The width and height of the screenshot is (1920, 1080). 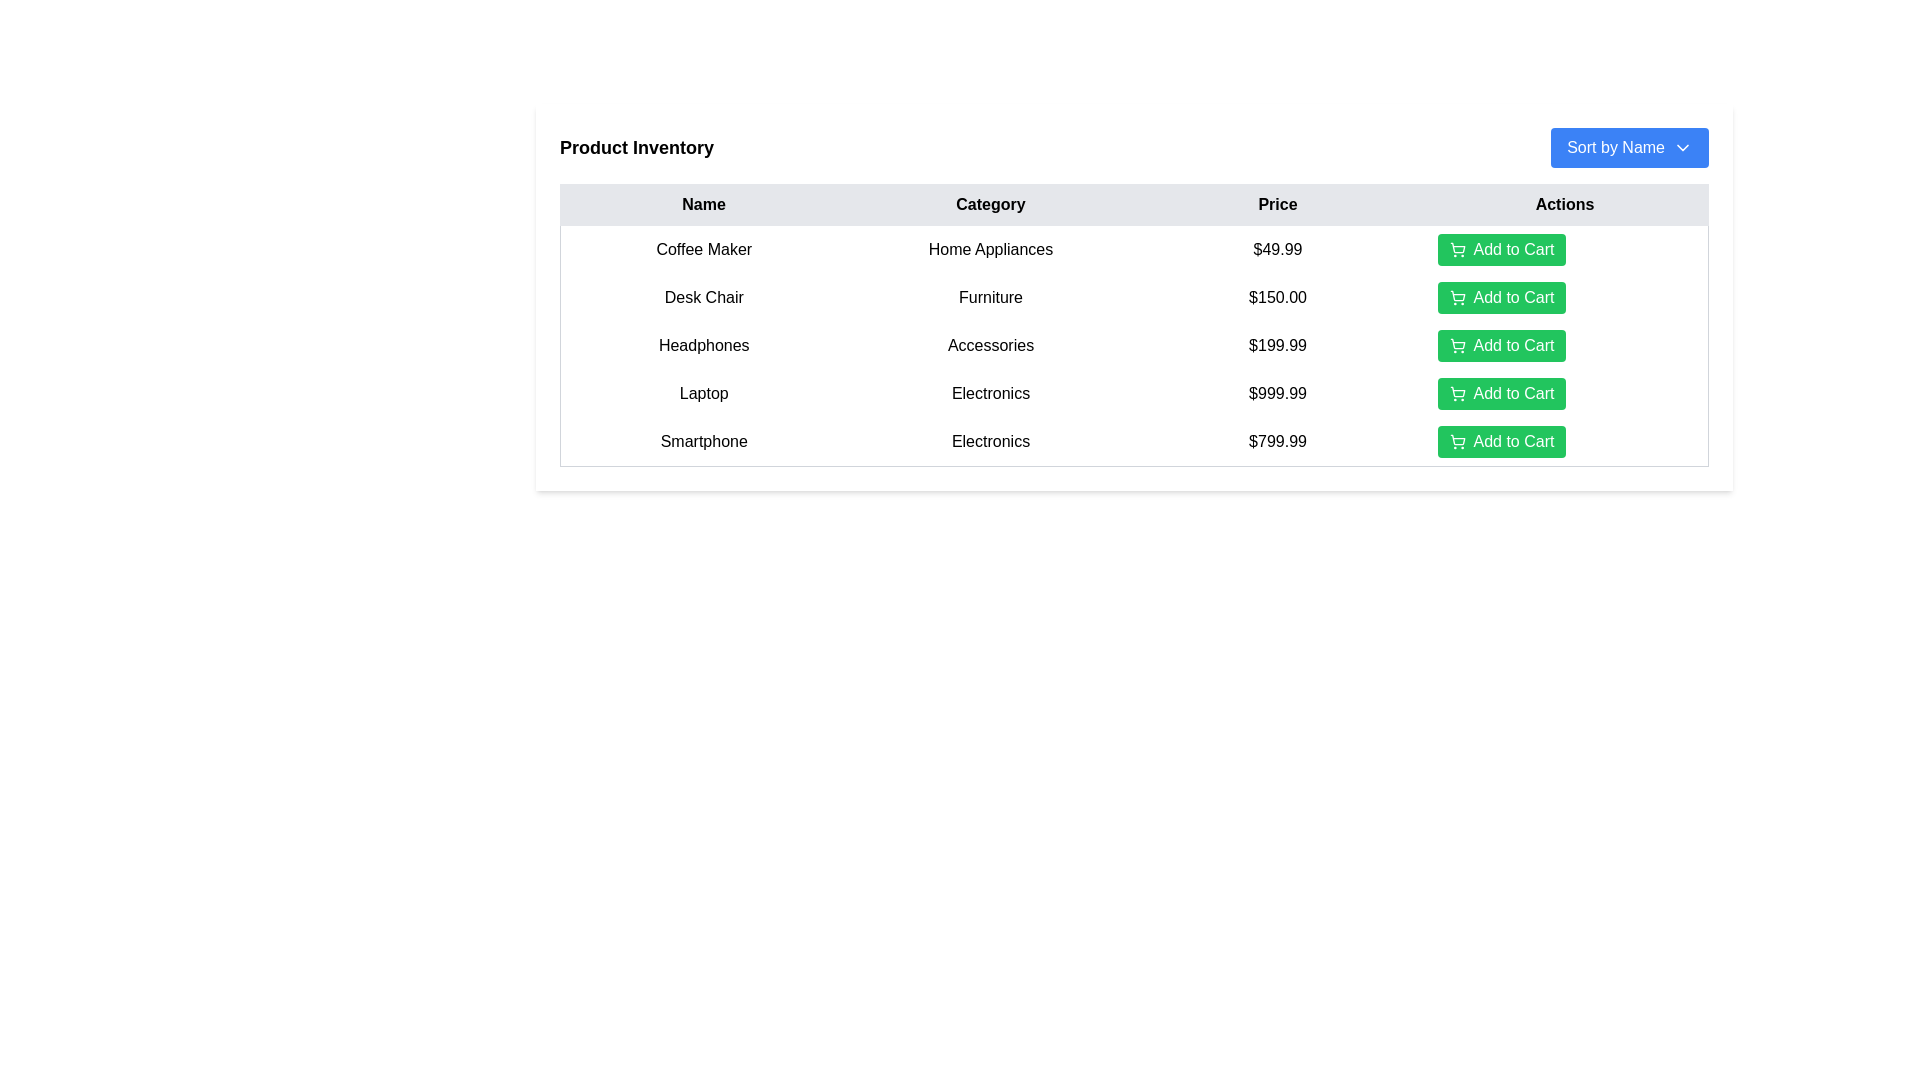 What do you see at coordinates (1276, 297) in the screenshot?
I see `the price label displaying the price of the 'Desk Chair' product in the inventory table, located in the third column under the 'Price' category` at bounding box center [1276, 297].